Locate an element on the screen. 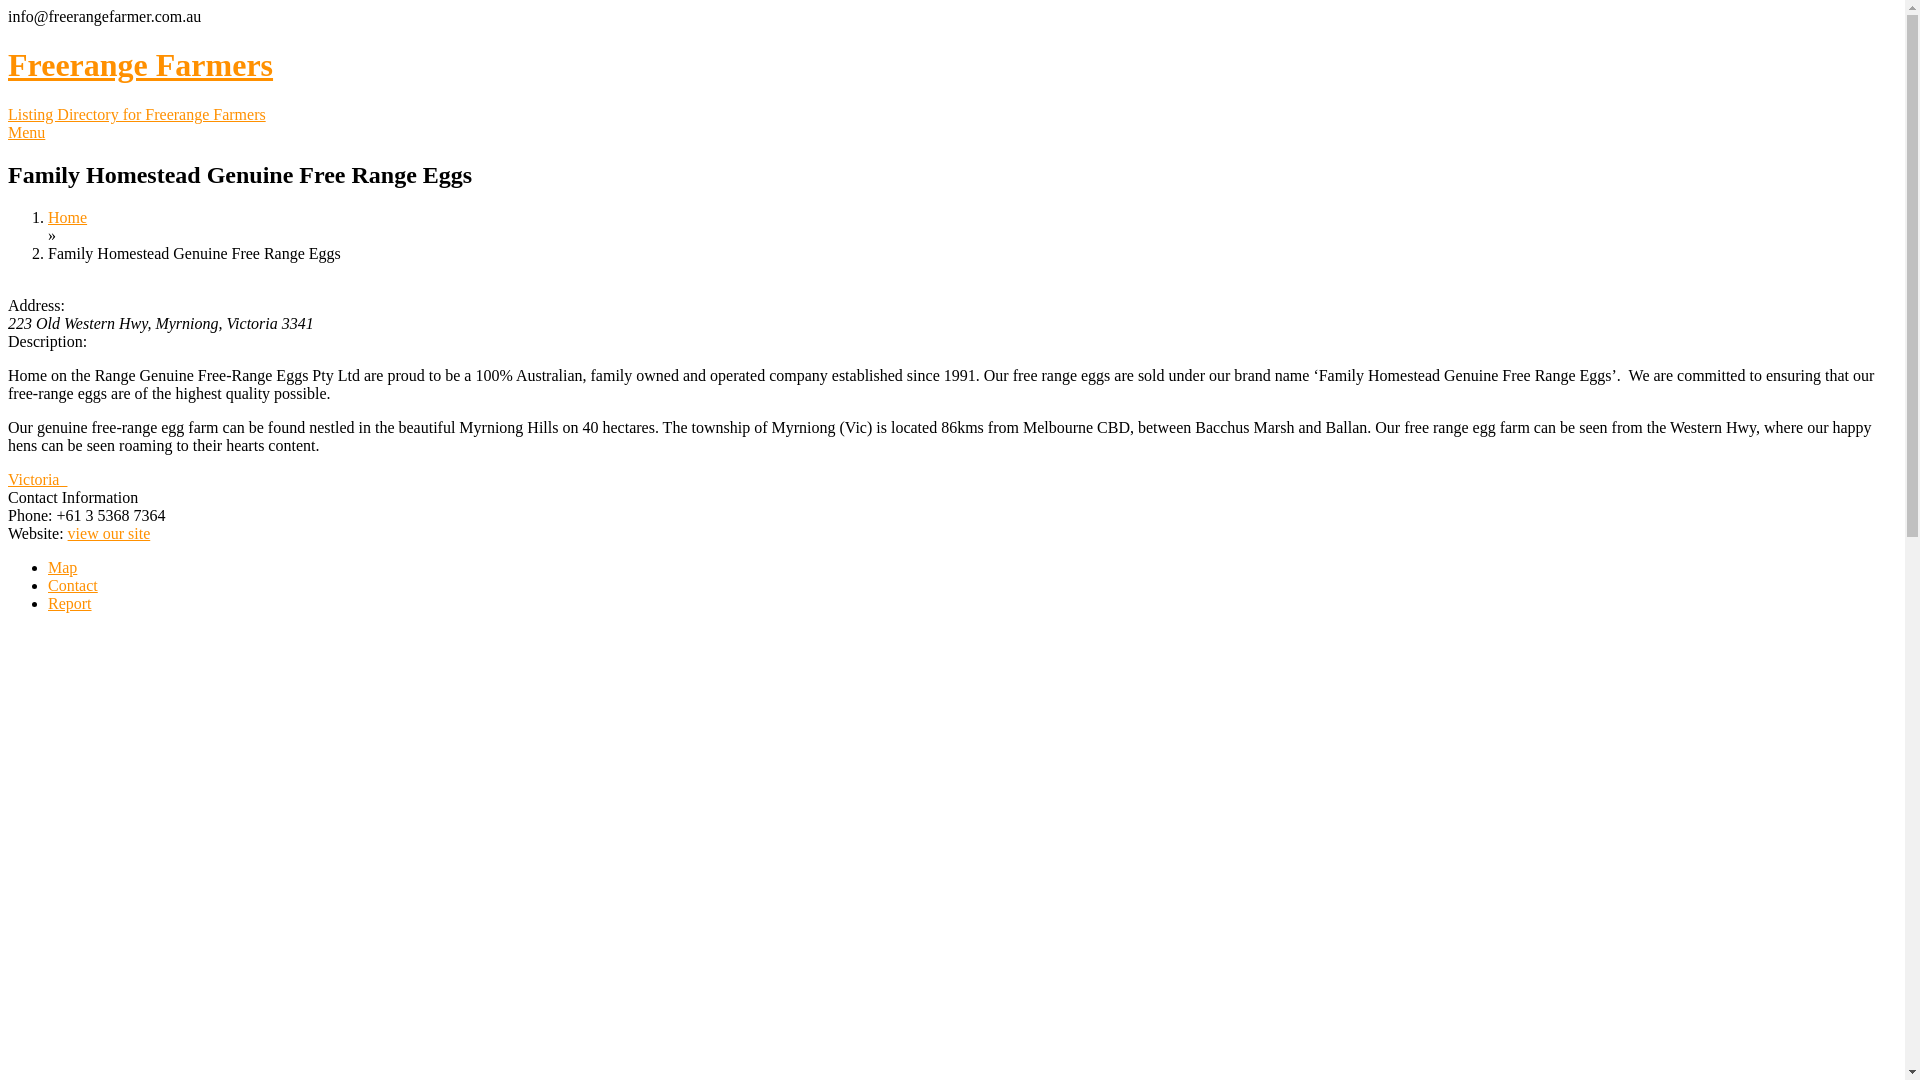 This screenshot has height=1080, width=1920. 'Freerange Farmers is located at coordinates (951, 83).